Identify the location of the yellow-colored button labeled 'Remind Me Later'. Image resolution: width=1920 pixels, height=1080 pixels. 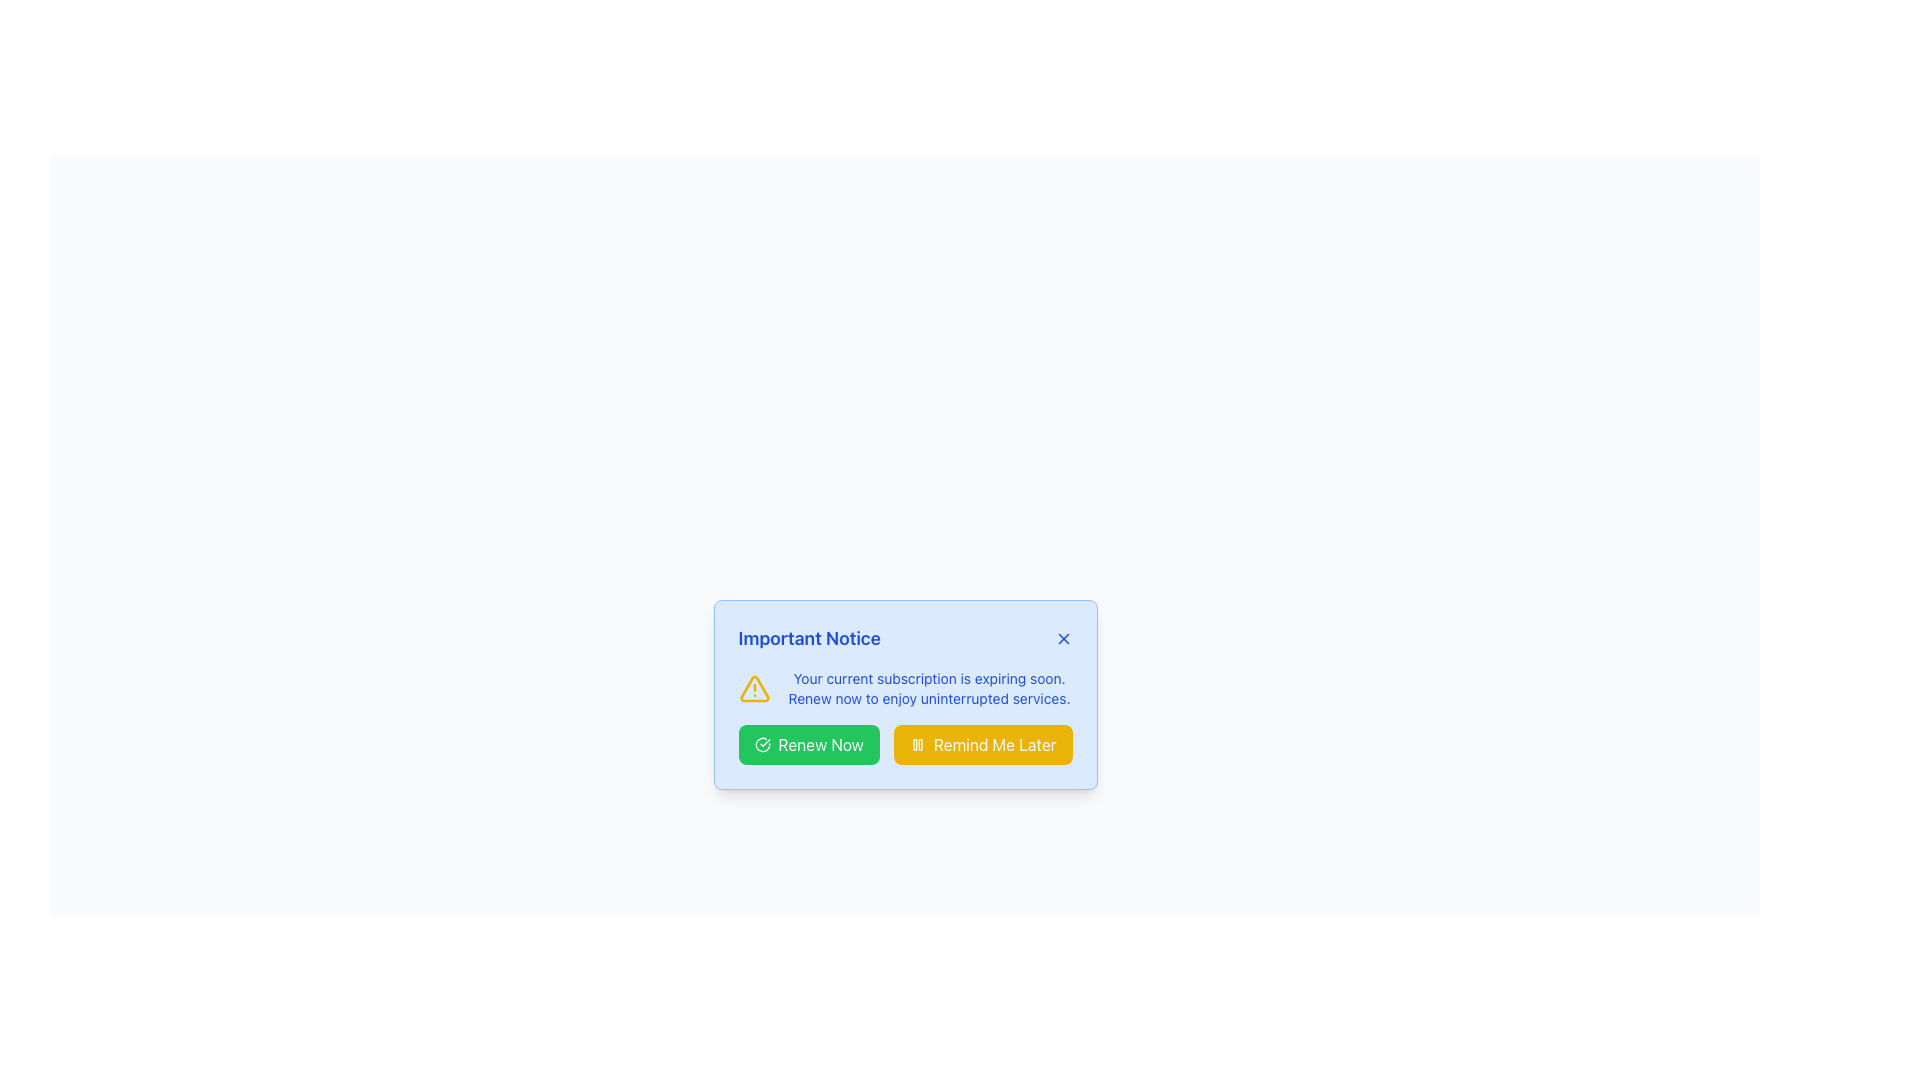
(983, 744).